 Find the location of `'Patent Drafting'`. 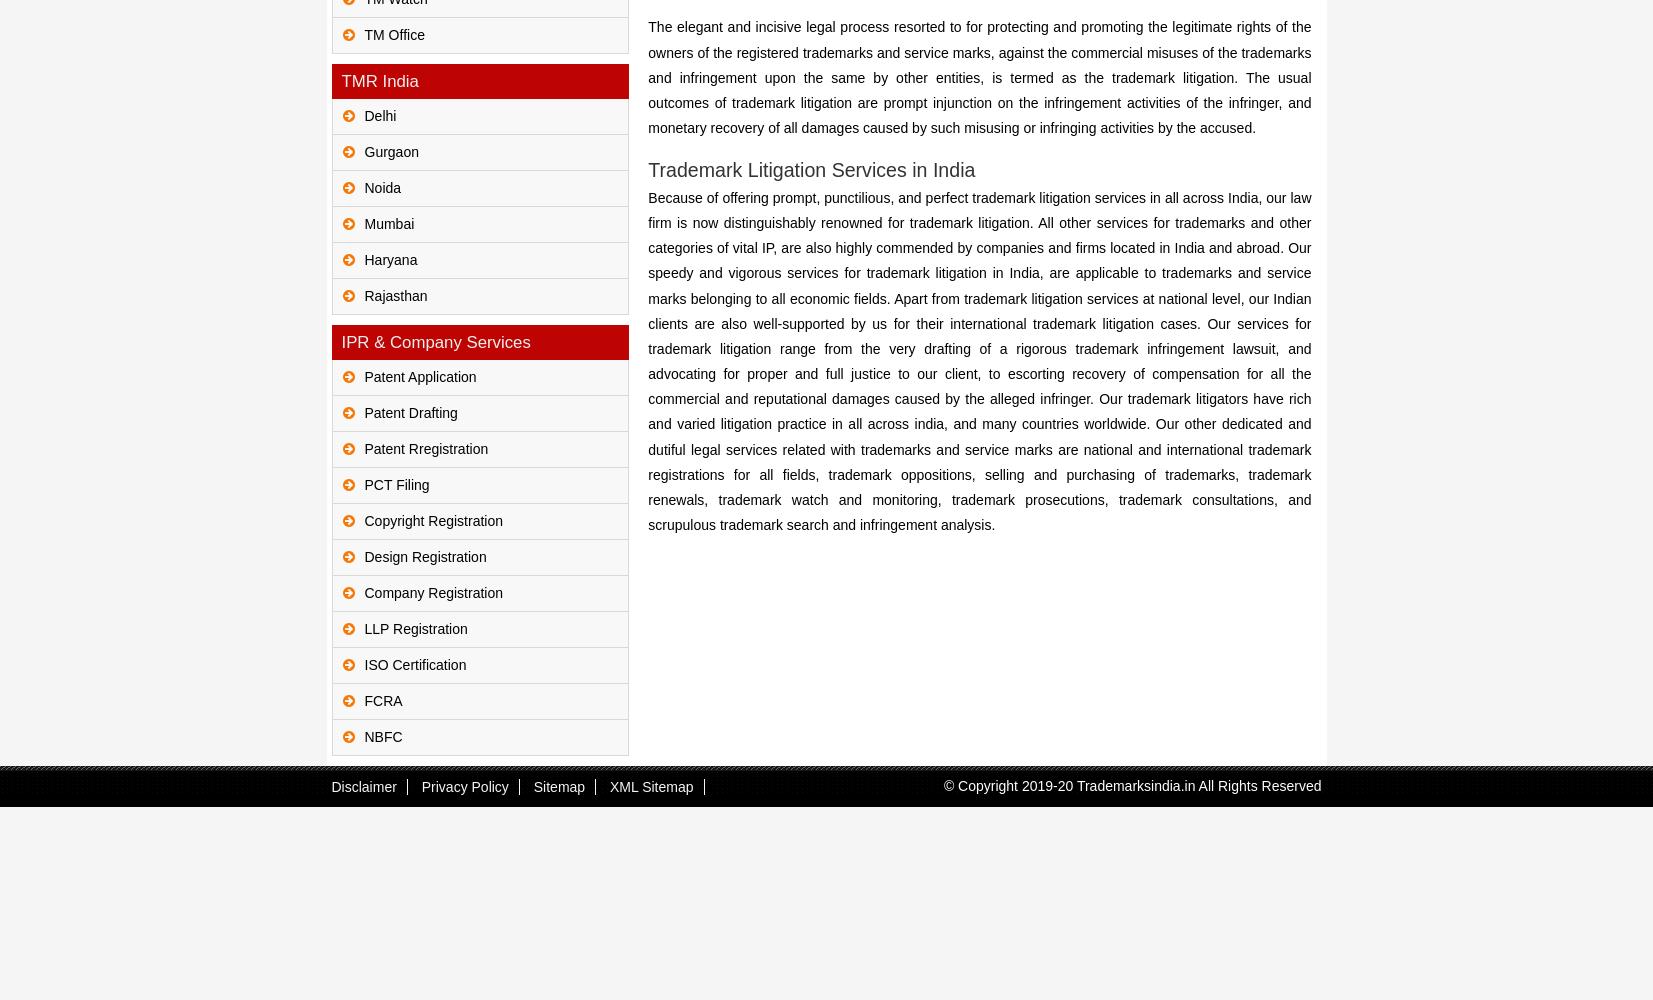

'Patent Drafting' is located at coordinates (409, 413).